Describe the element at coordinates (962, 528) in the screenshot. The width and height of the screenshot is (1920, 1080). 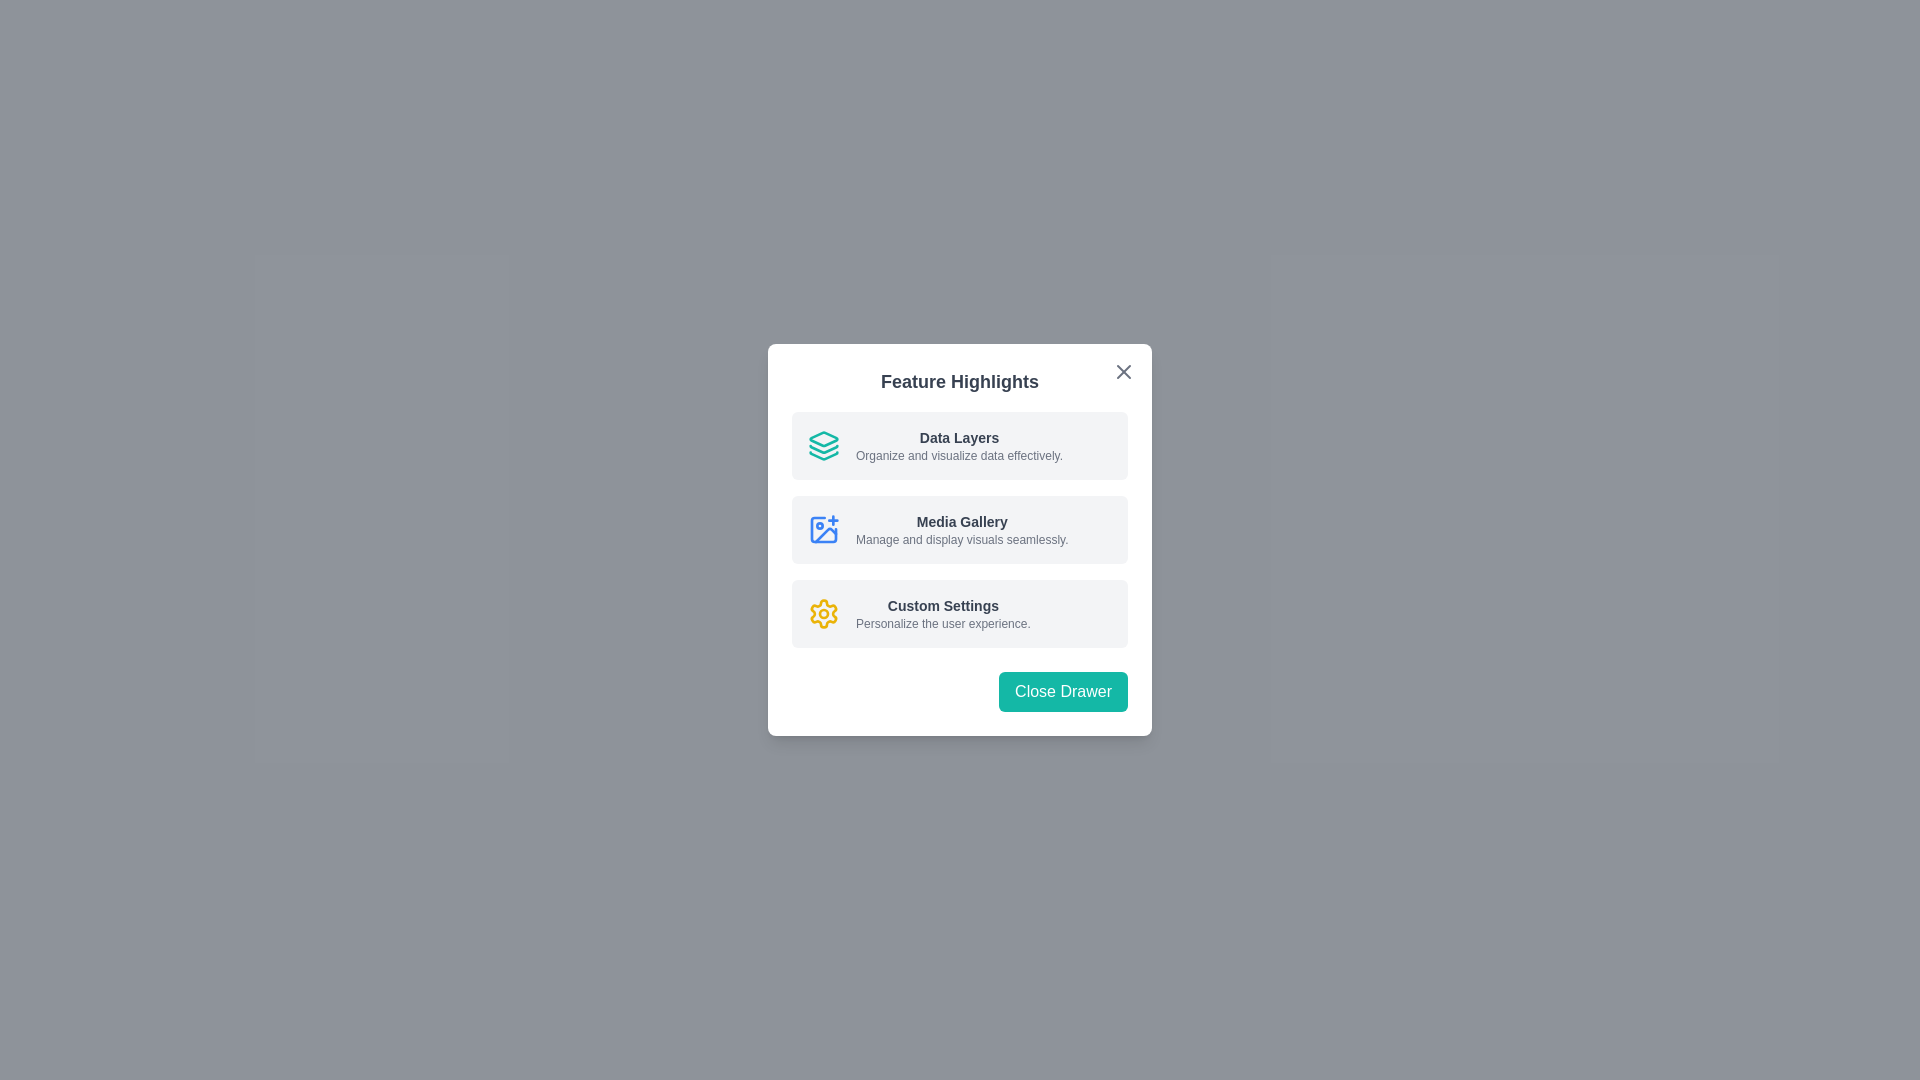
I see `the 'Media Gallery' text section in the second option of the vertical list` at that location.